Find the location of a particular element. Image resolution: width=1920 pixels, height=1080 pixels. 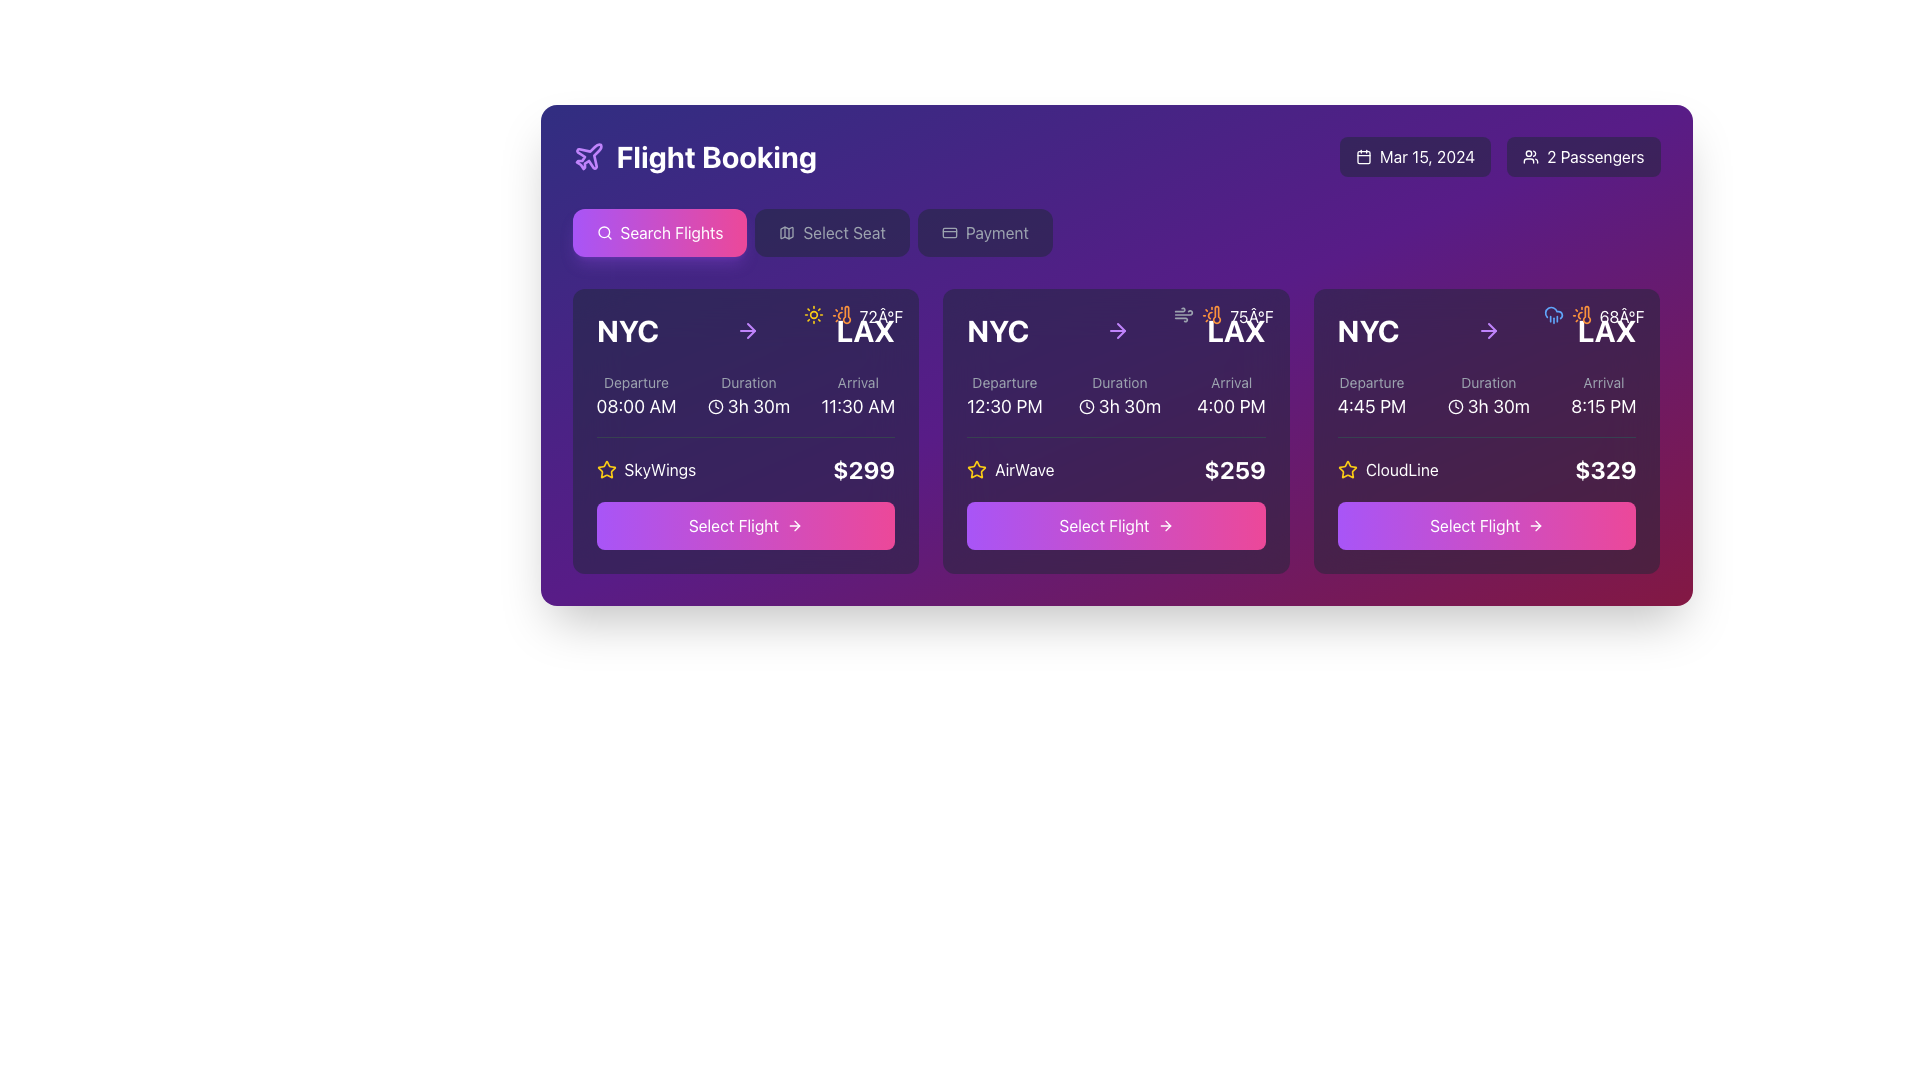

the bold text displaying 'LAX' in white font located at the top-right of the flight information card to ascertain the flight destination is located at coordinates (1235, 330).